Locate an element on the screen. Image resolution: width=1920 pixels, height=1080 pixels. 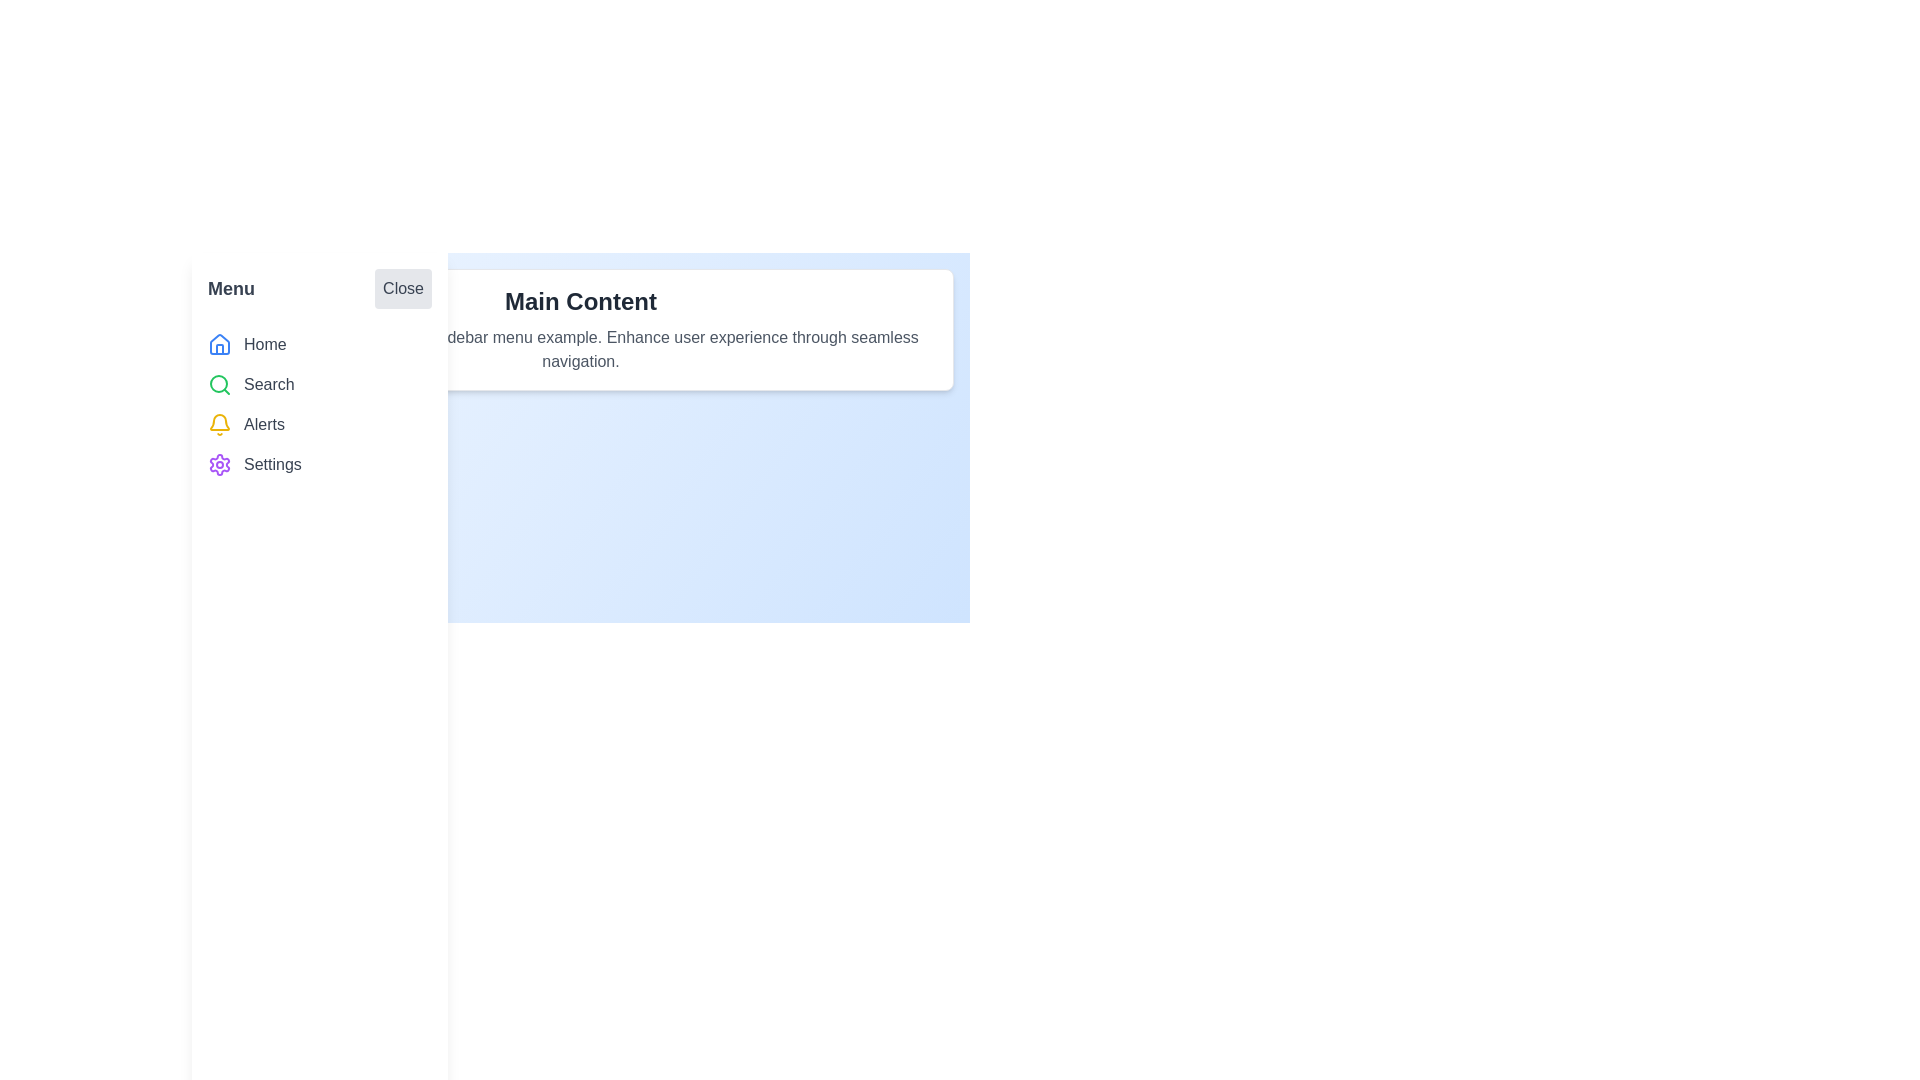
the 'Home' icon located in the left sidebar navigation menu is located at coordinates (220, 343).